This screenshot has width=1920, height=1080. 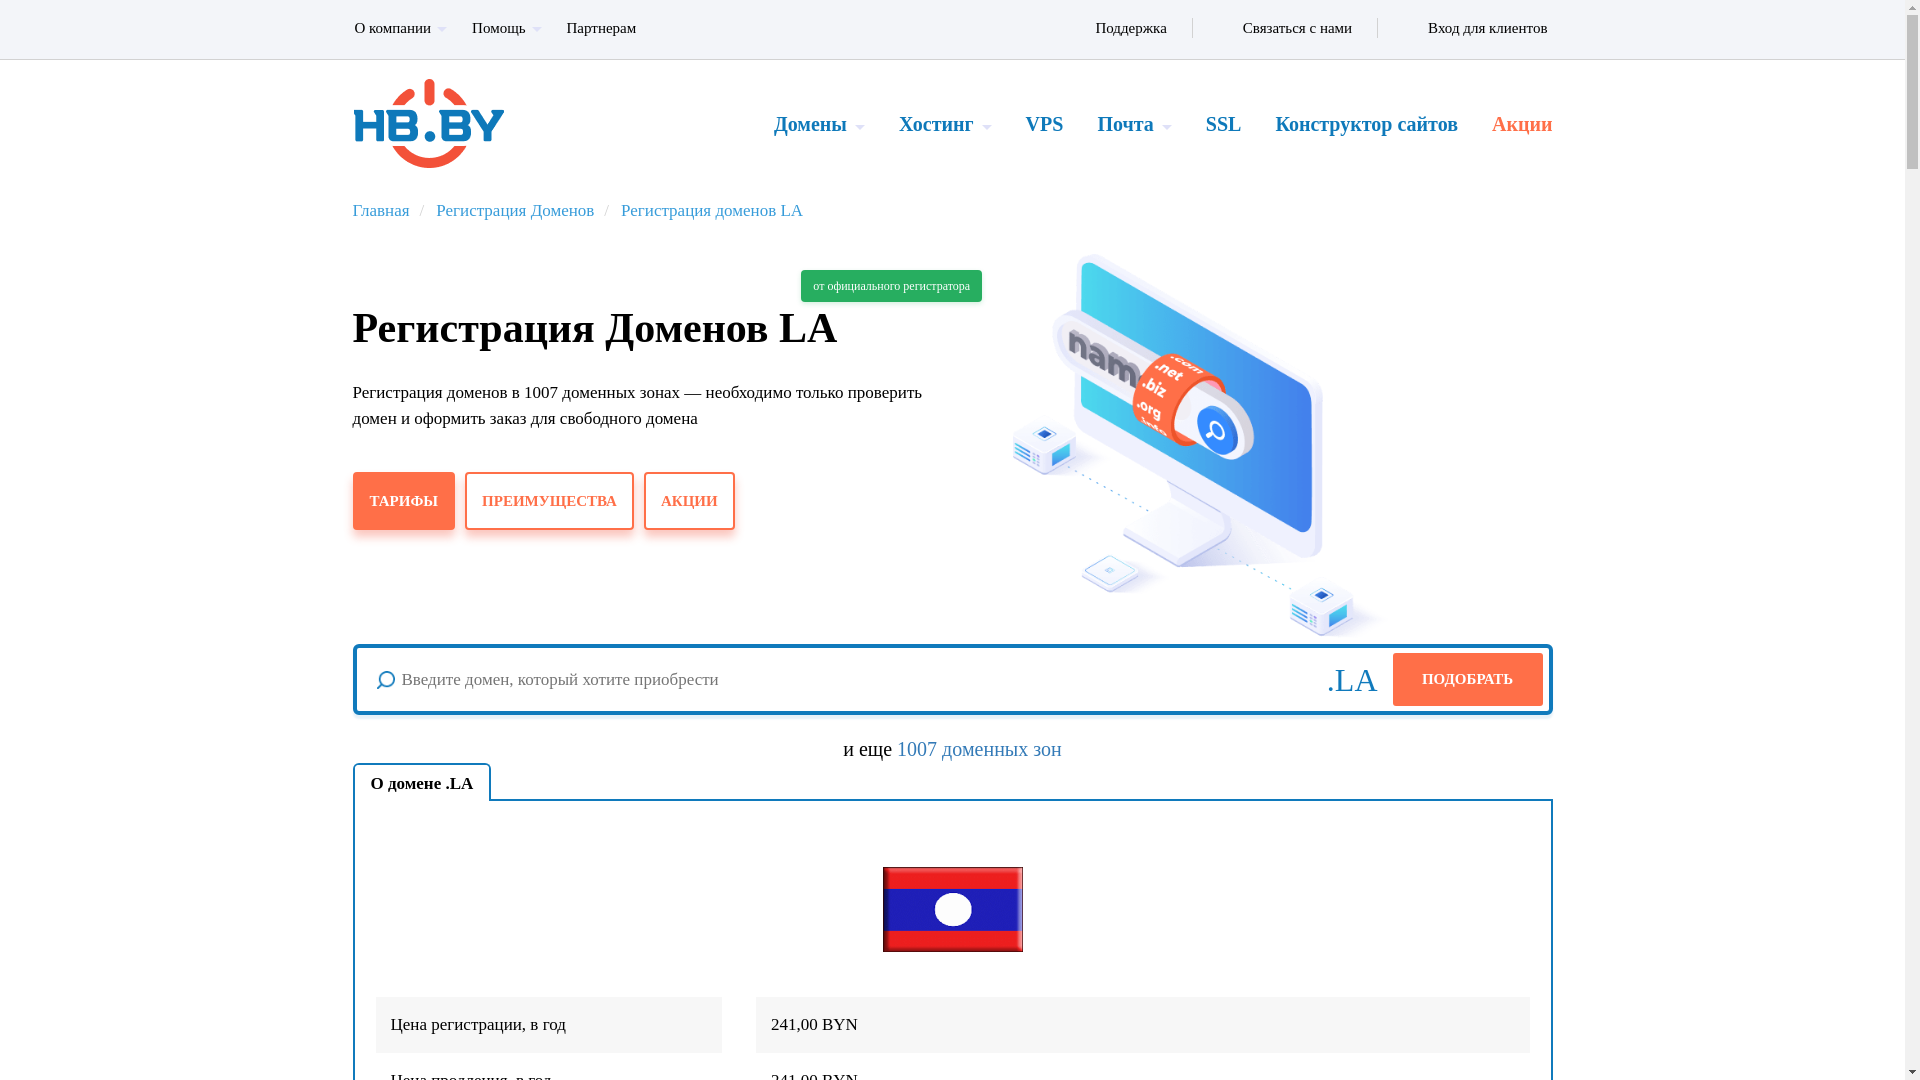 What do you see at coordinates (1008, 123) in the screenshot?
I see `'VPS'` at bounding box center [1008, 123].